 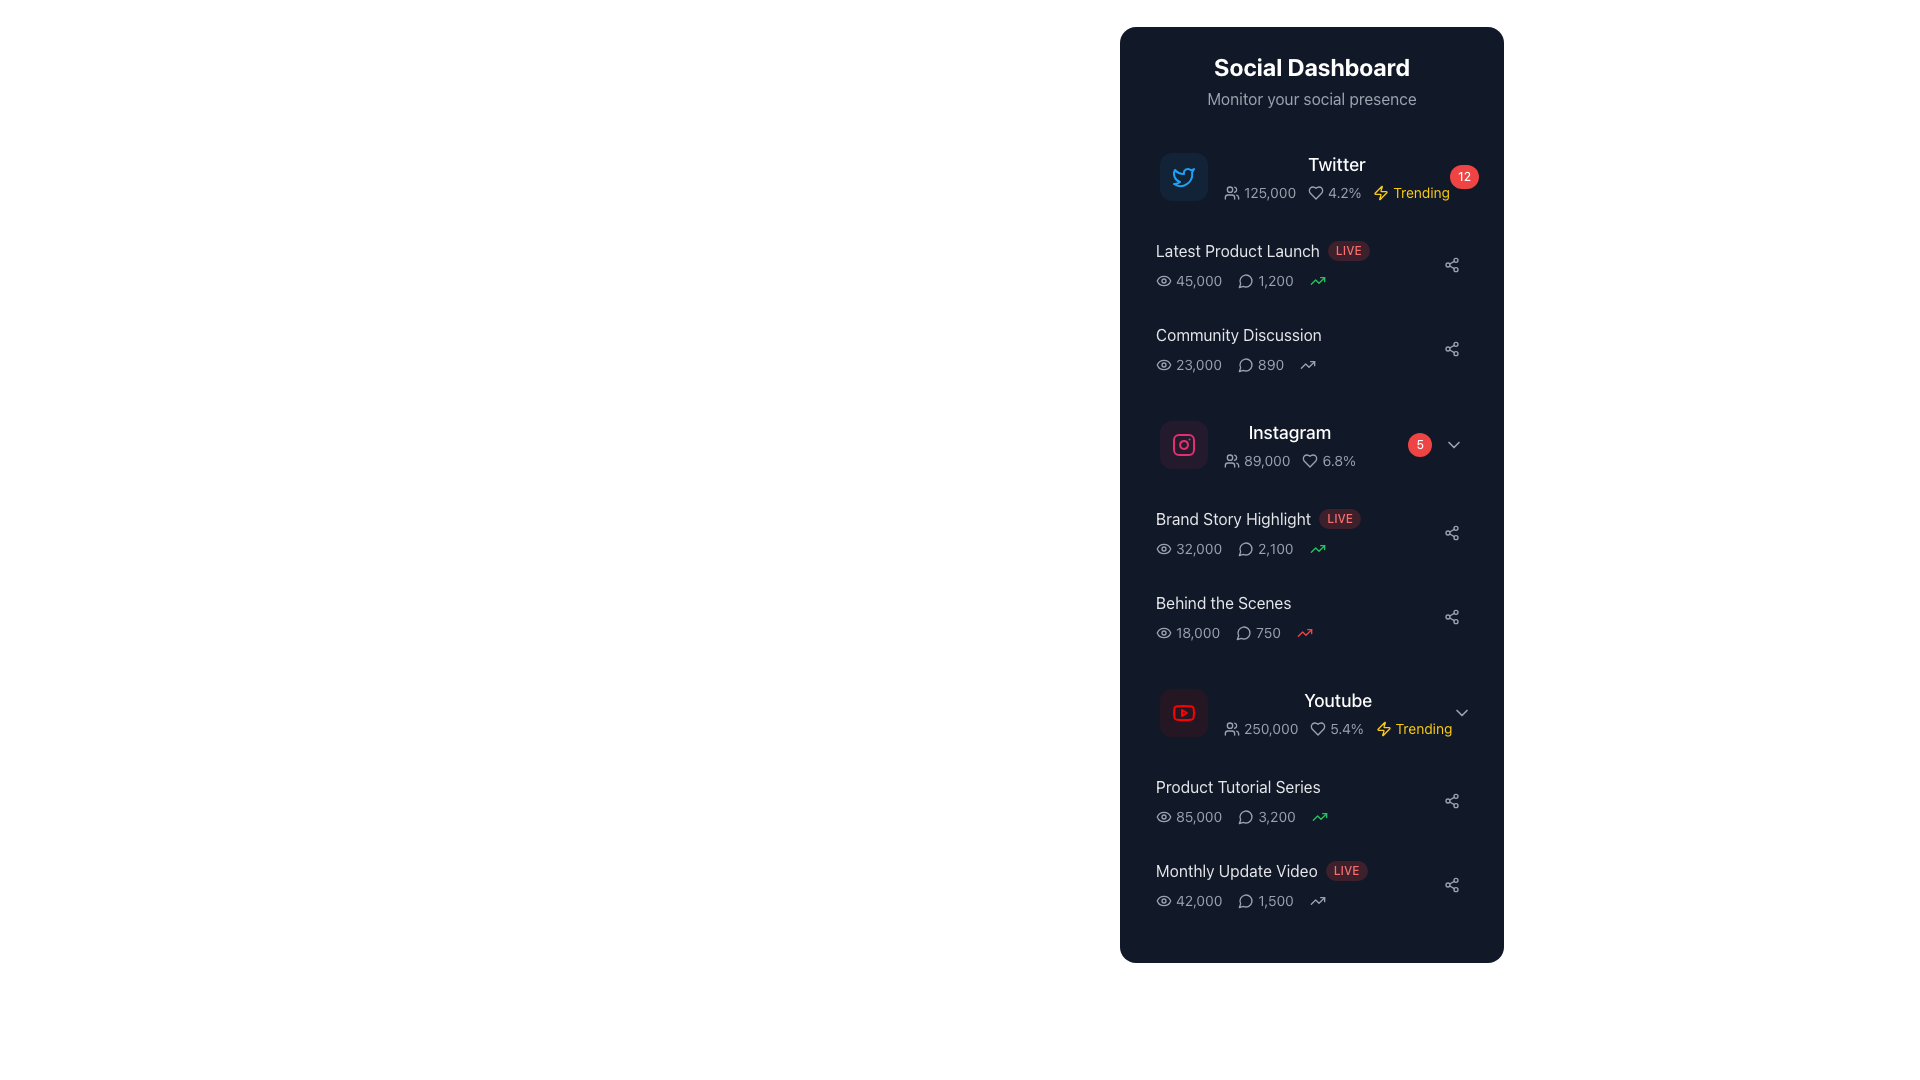 I want to click on the Twitter icon in the social dashboard, which is represented by a rounded, blue-hued rectangular button located at the top-left section of the social media logos list, so click(x=1184, y=176).